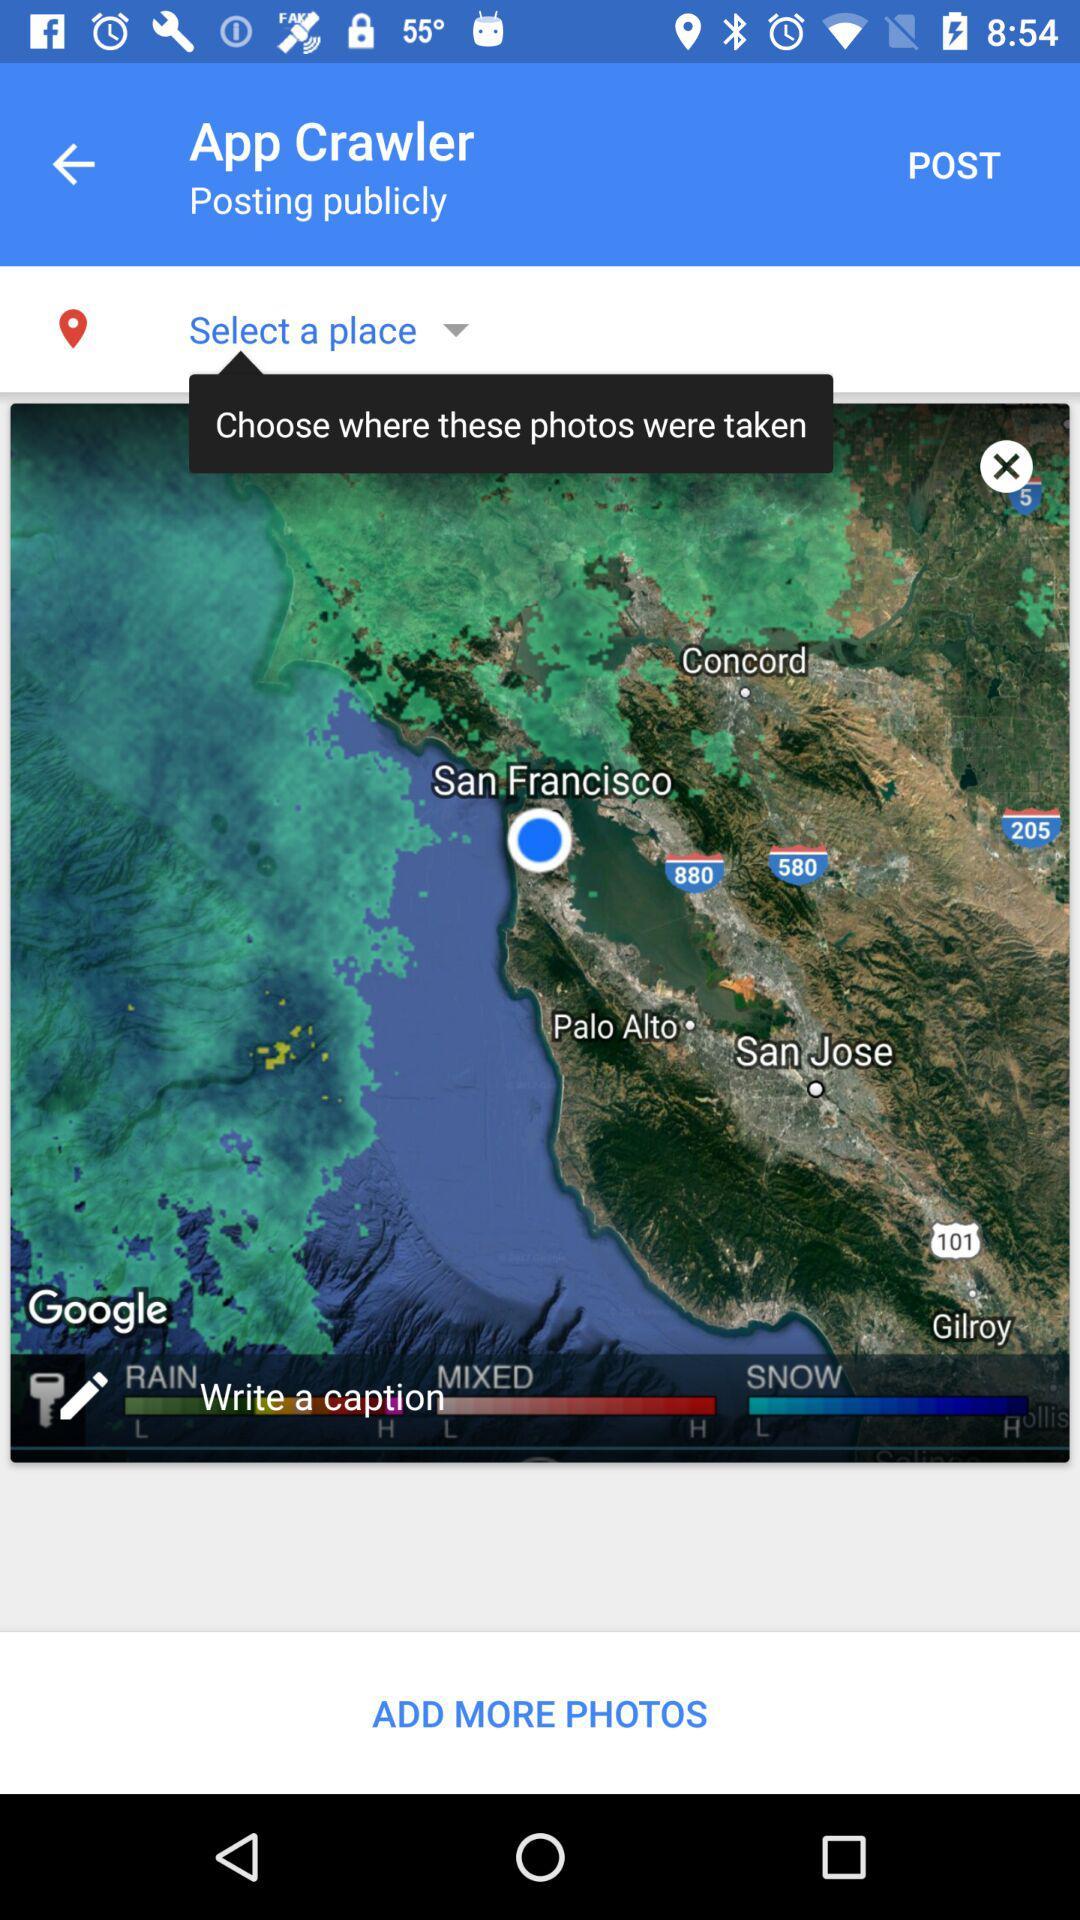 The image size is (1080, 1920). What do you see at coordinates (1006, 465) in the screenshot?
I see `app to the right of the choose where these item` at bounding box center [1006, 465].